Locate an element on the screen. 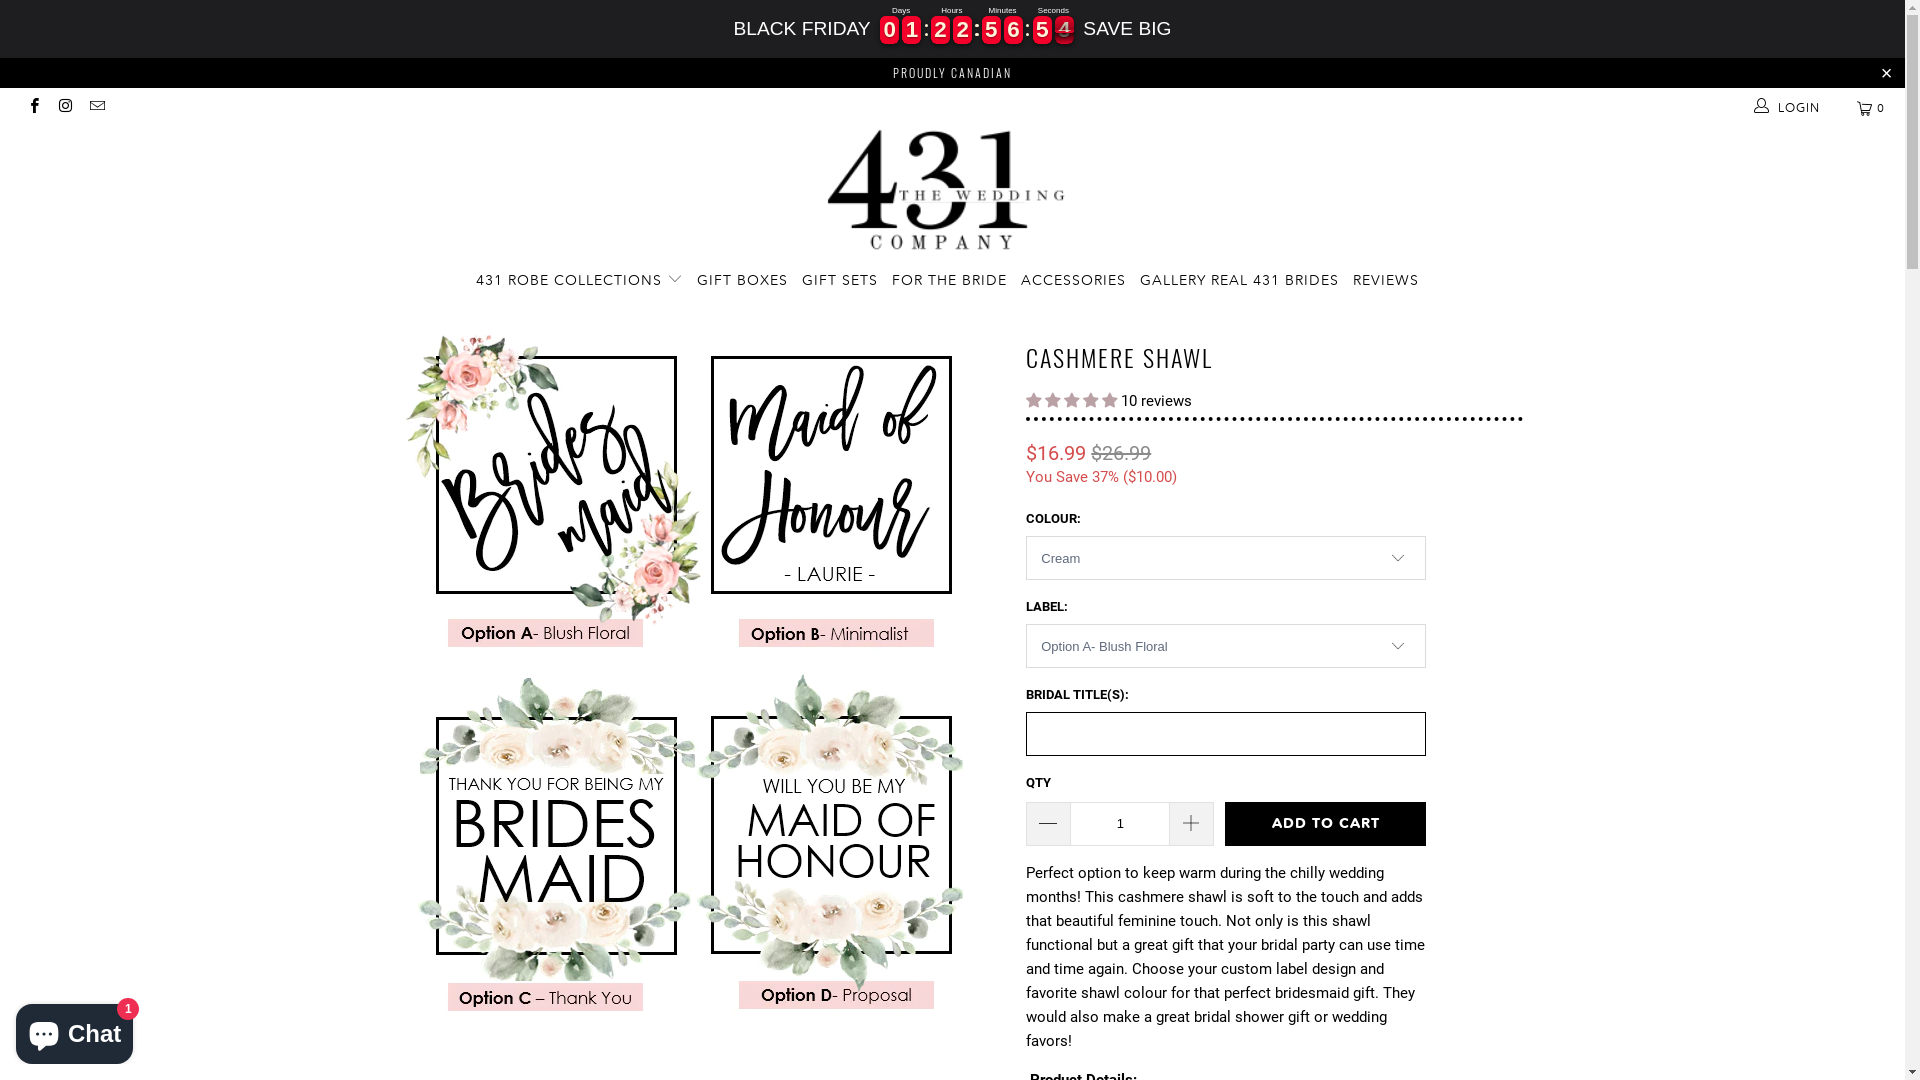  '431 The Wedding Company on Instagram' is located at coordinates (64, 108).